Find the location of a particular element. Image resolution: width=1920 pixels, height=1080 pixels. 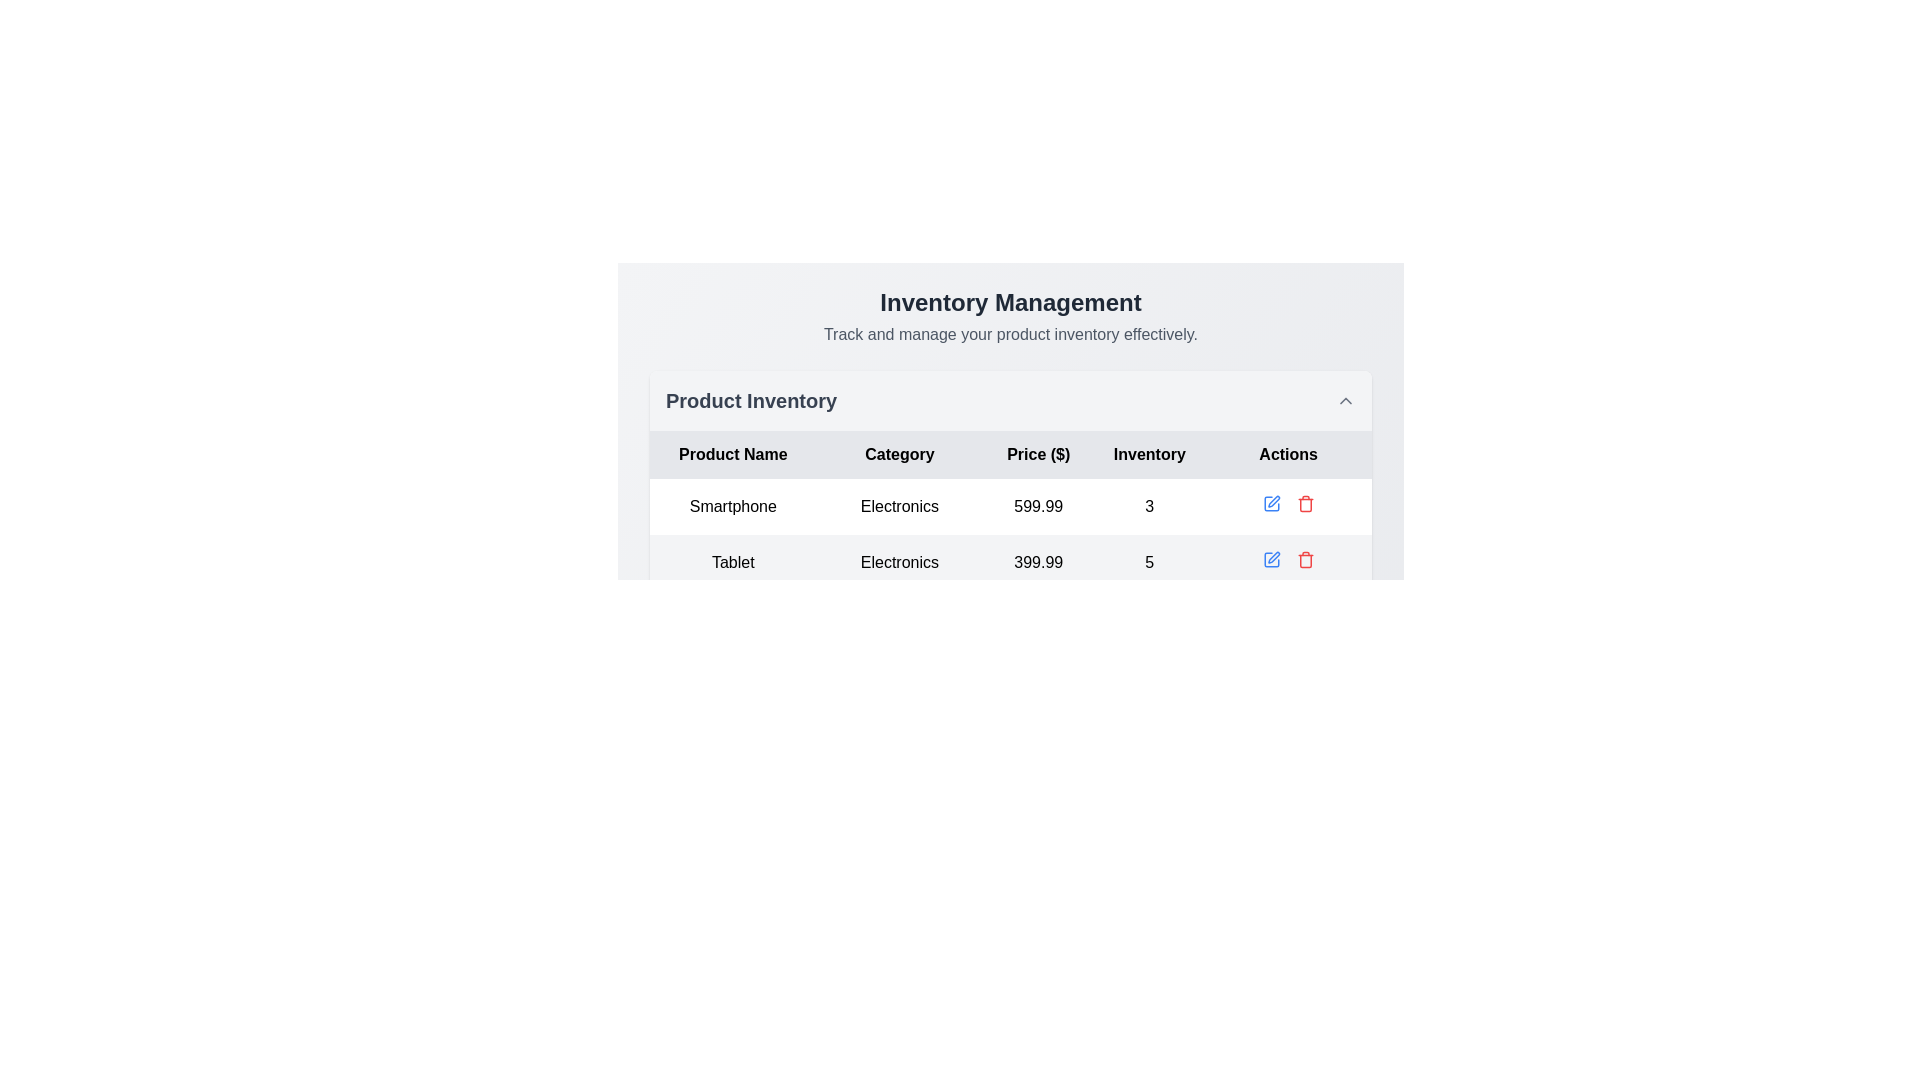

the text label displaying 'Actions', which is the fifth column header in the table, positioned to the far right of the header row is located at coordinates (1288, 455).